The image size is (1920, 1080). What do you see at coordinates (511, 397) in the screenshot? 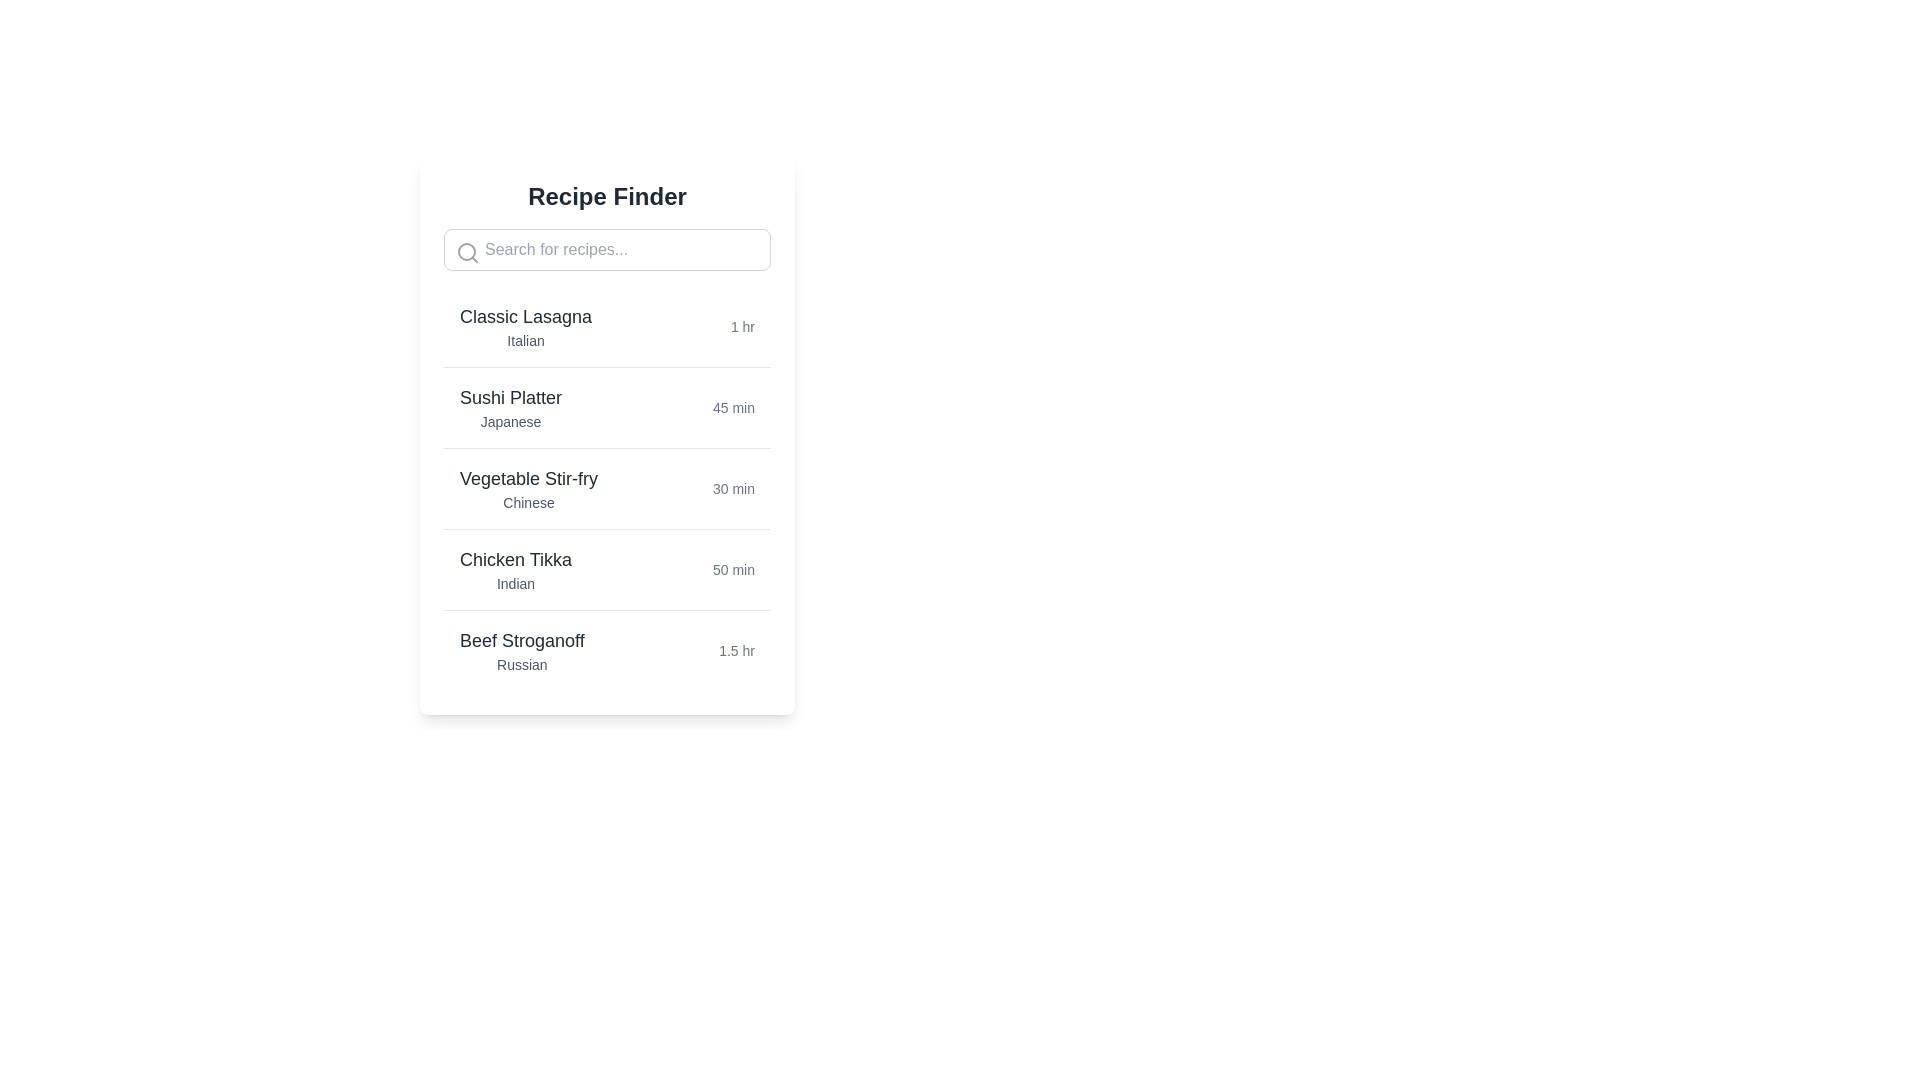
I see `the 'Sushi Platter' text label, which is the second item in the vertical list of food options, located above 'Vegetable Stir-fry' and below 'Classic Lasagna'` at bounding box center [511, 397].